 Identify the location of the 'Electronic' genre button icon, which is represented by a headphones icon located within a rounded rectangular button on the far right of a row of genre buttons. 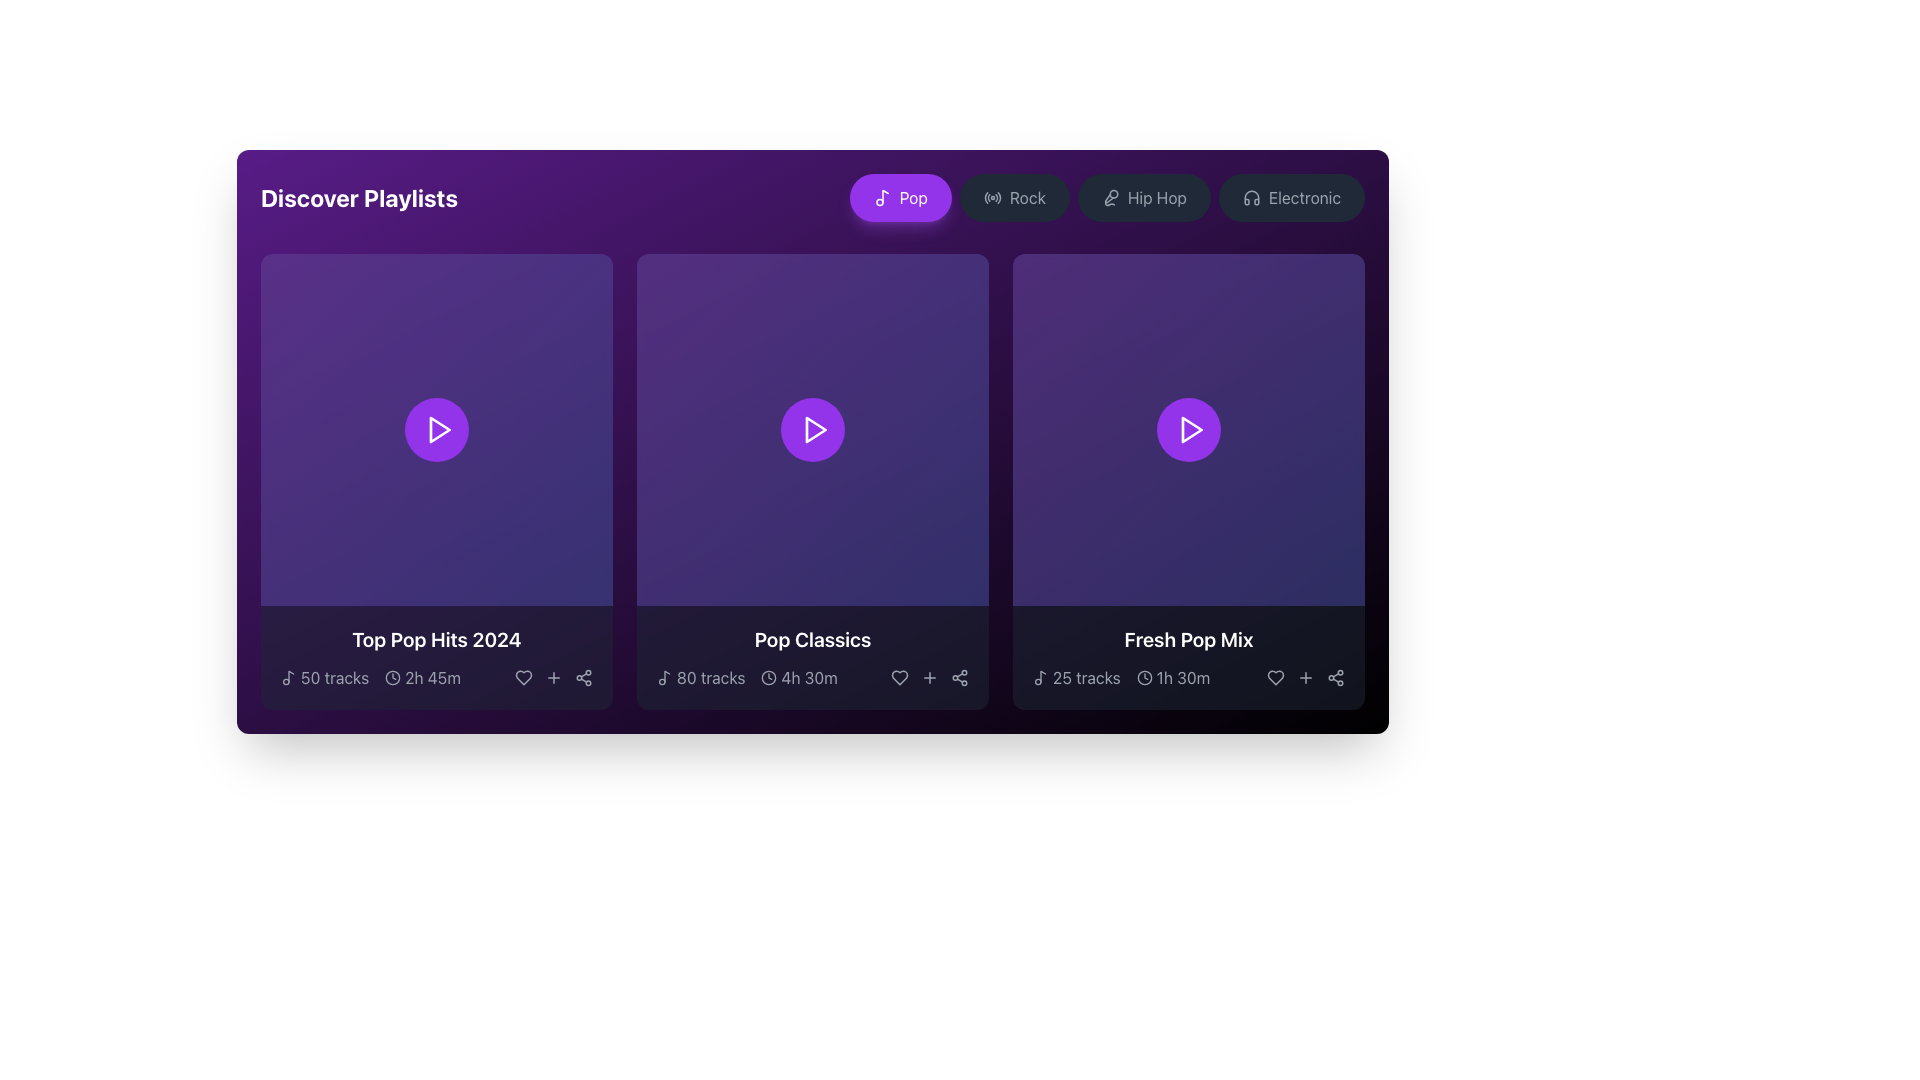
(1250, 197).